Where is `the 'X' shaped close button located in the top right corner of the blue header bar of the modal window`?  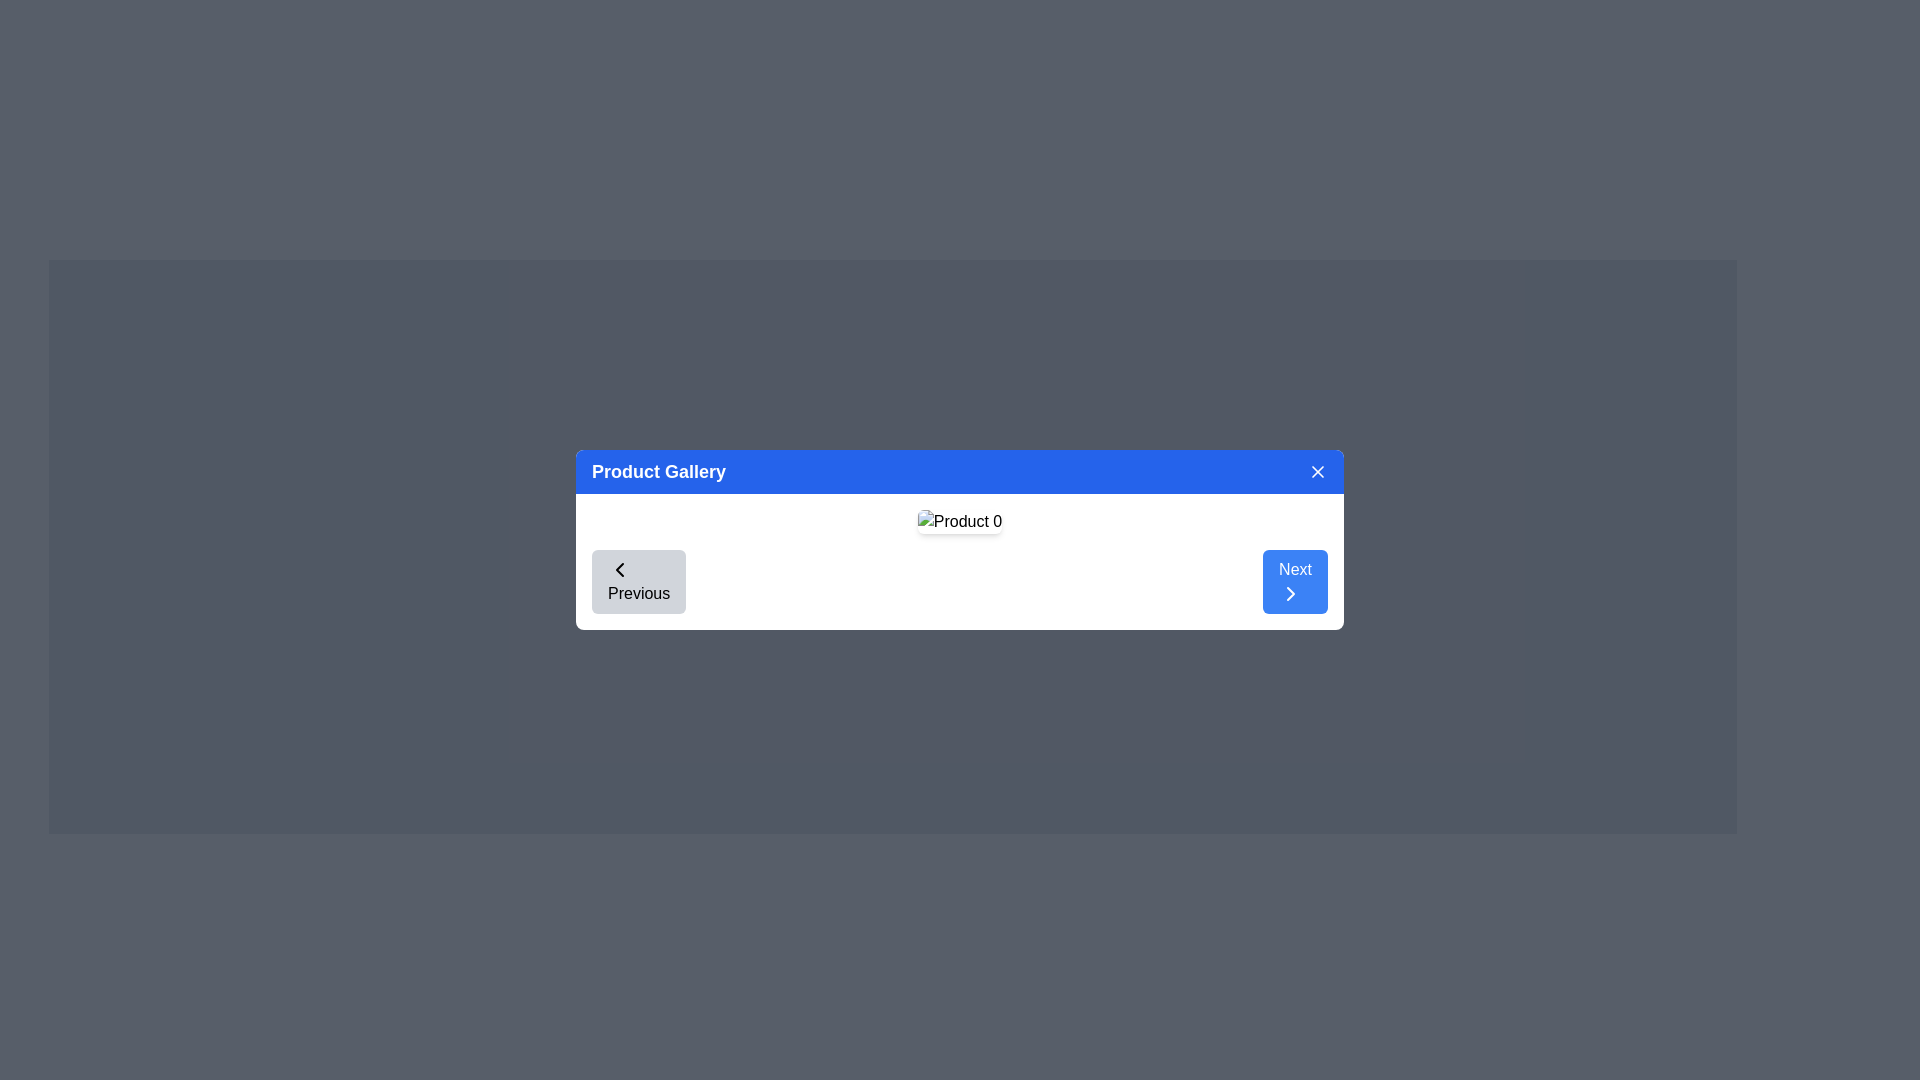 the 'X' shaped close button located in the top right corner of the blue header bar of the modal window is located at coordinates (1318, 471).